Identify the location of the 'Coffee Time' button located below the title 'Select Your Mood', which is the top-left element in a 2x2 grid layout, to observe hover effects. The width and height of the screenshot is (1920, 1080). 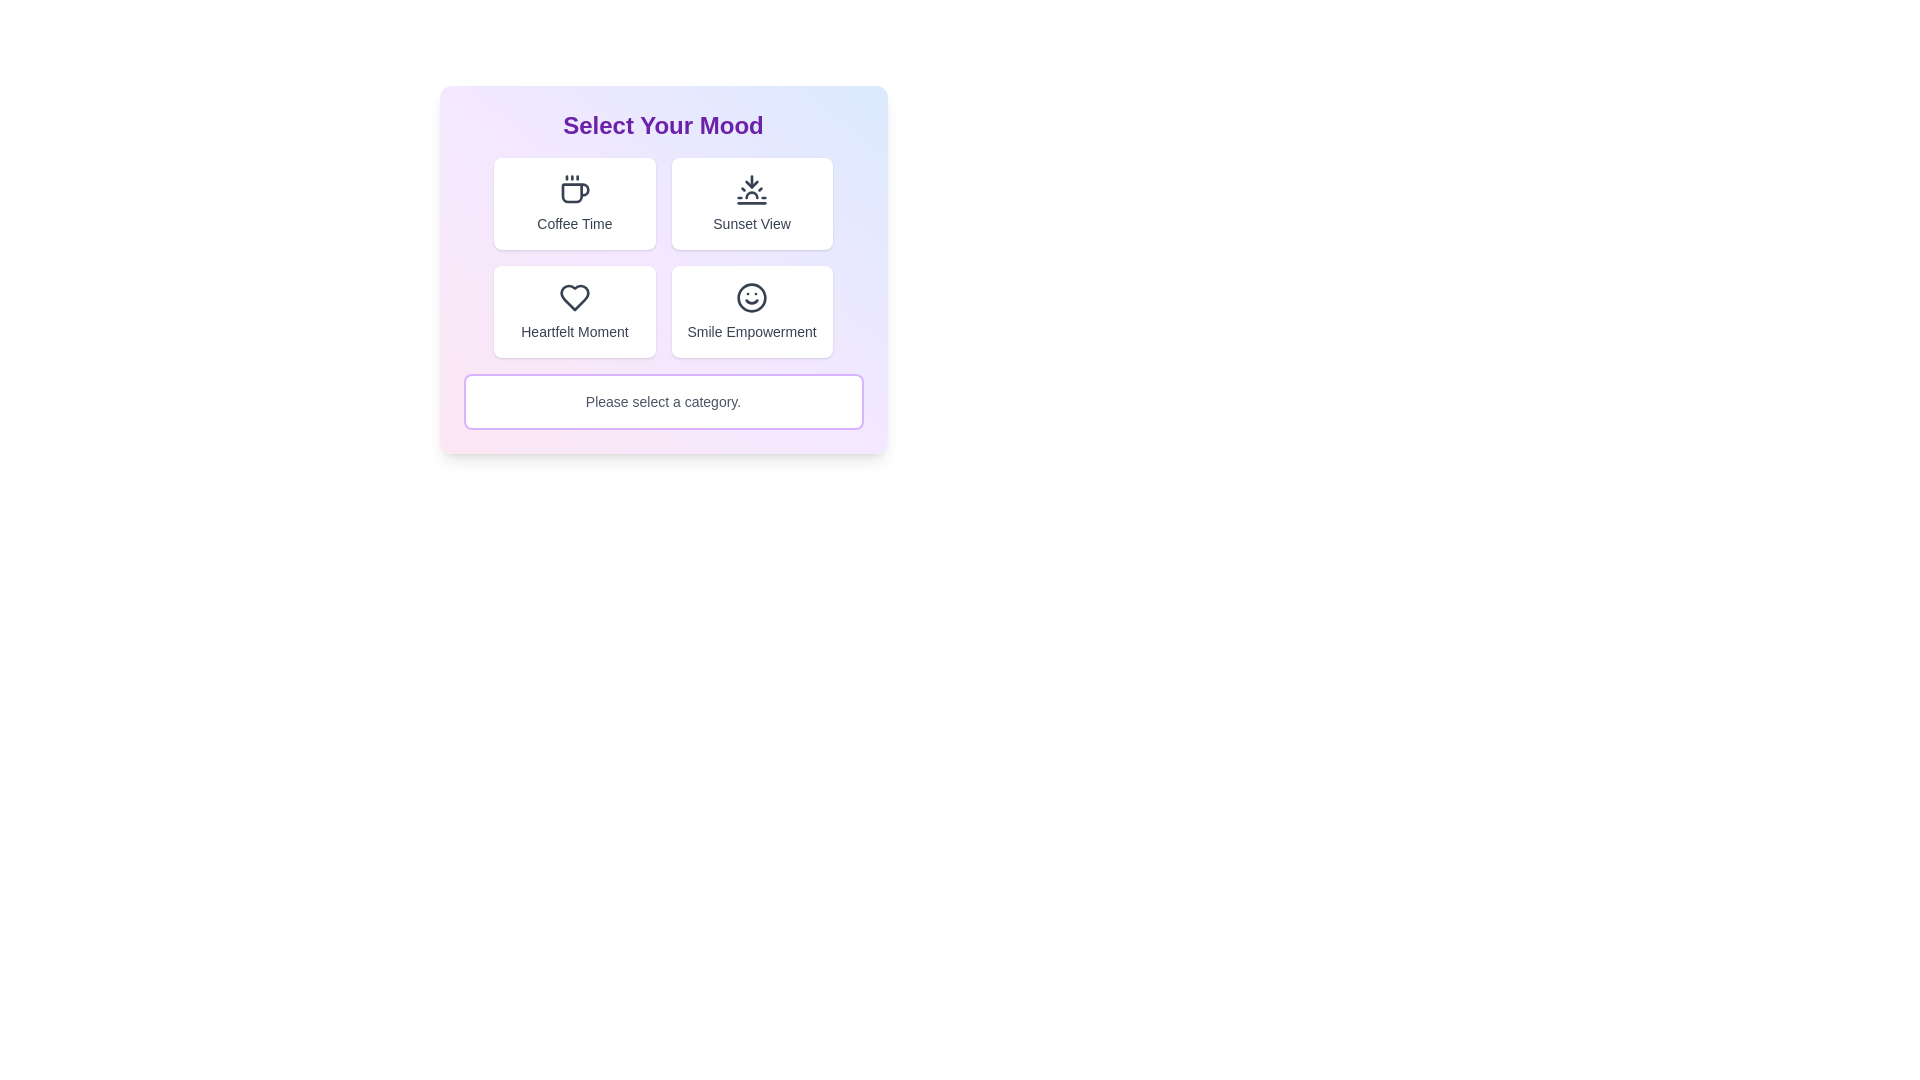
(573, 204).